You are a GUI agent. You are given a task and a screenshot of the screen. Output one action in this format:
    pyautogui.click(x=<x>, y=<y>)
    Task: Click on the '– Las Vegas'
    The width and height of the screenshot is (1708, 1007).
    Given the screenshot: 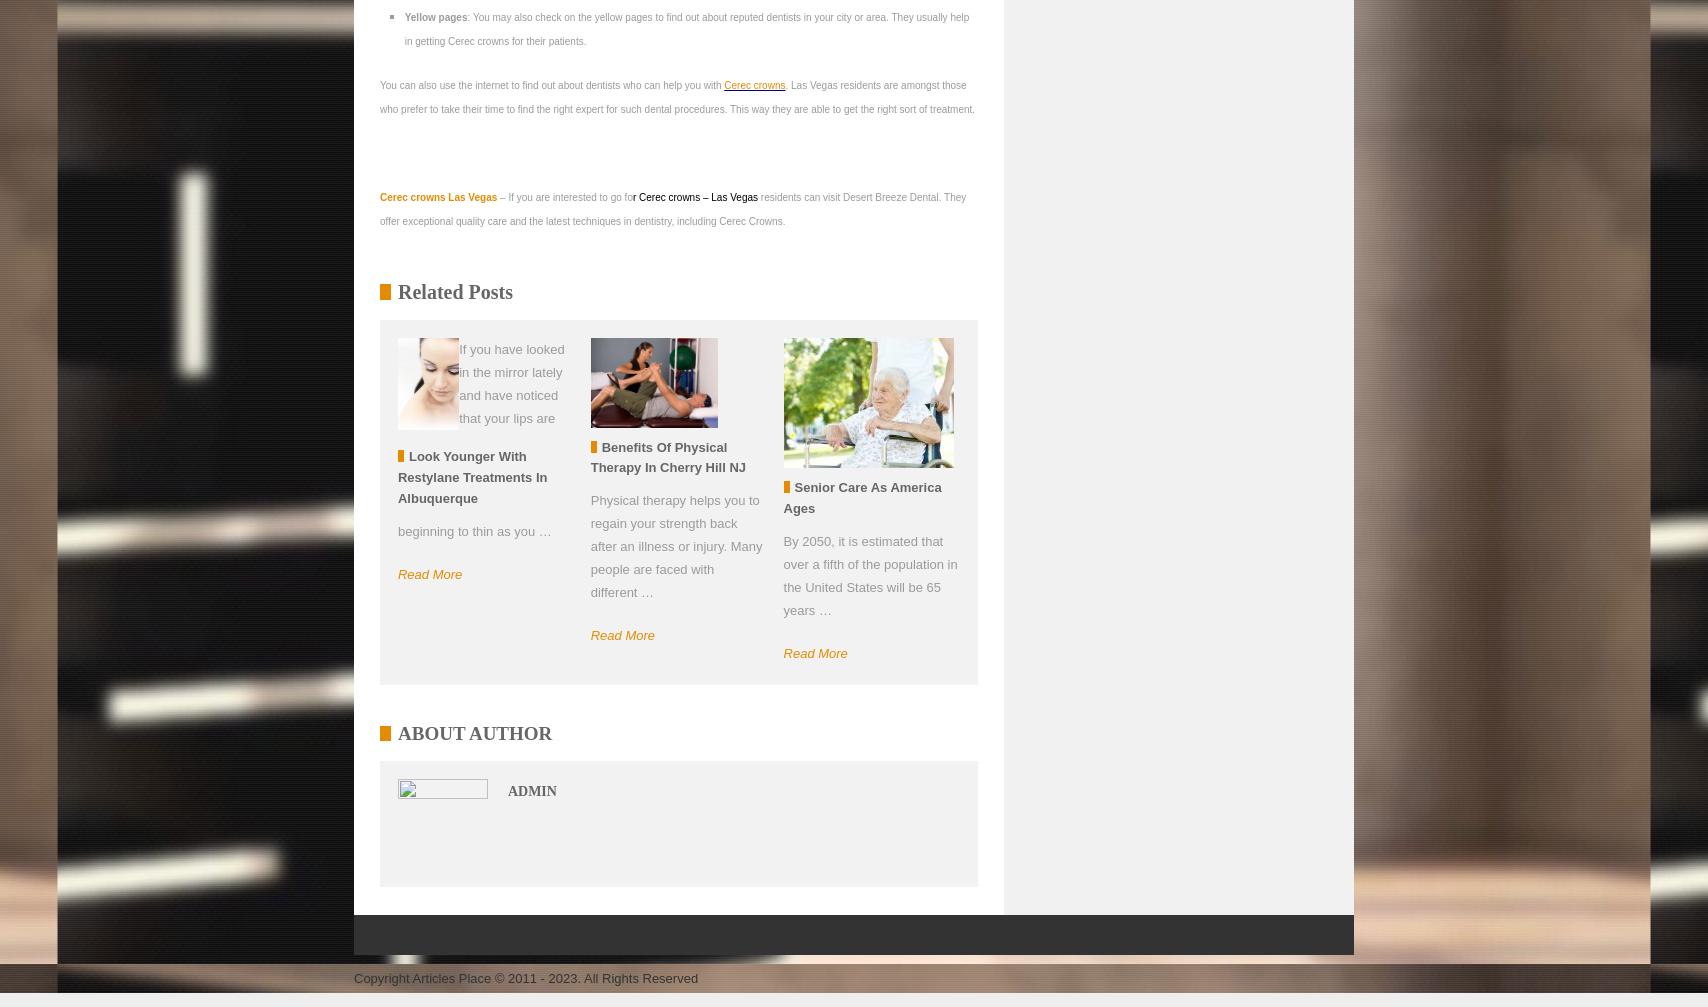 What is the action you would take?
    pyautogui.click(x=699, y=197)
    